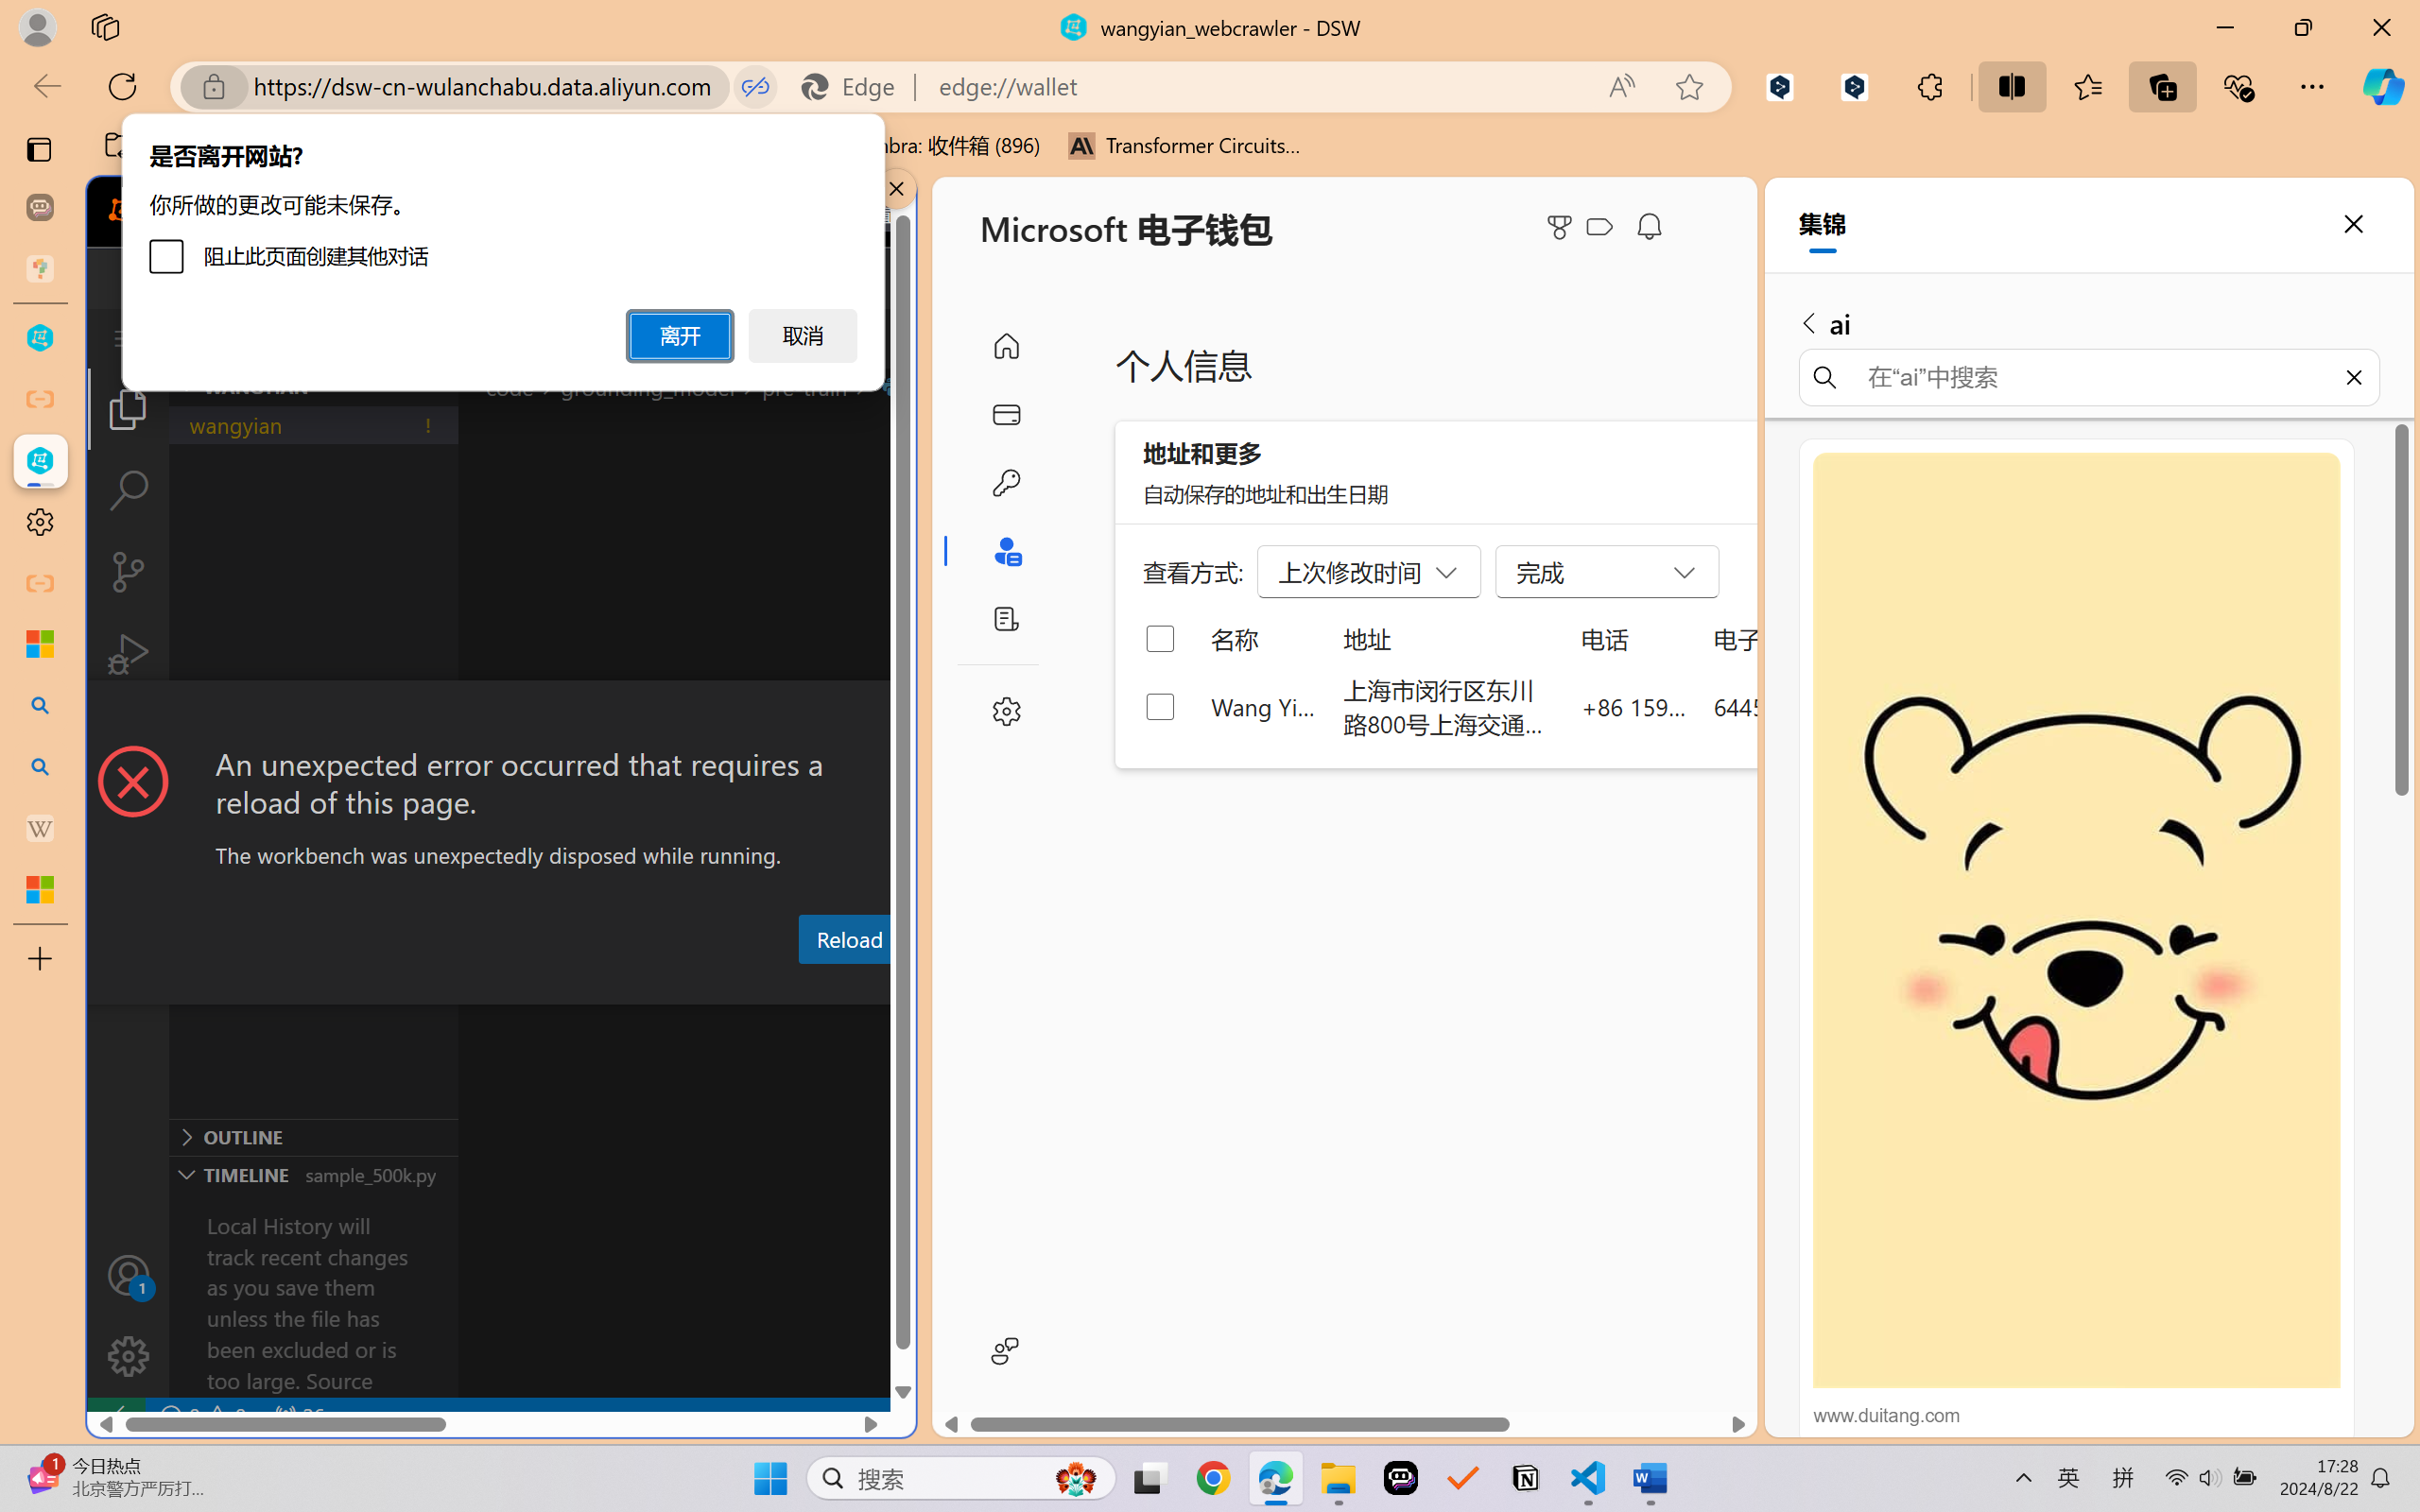 The image size is (2420, 1512). Describe the element at coordinates (1818, 705) in the screenshot. I see `'644553698@qq.com'` at that location.